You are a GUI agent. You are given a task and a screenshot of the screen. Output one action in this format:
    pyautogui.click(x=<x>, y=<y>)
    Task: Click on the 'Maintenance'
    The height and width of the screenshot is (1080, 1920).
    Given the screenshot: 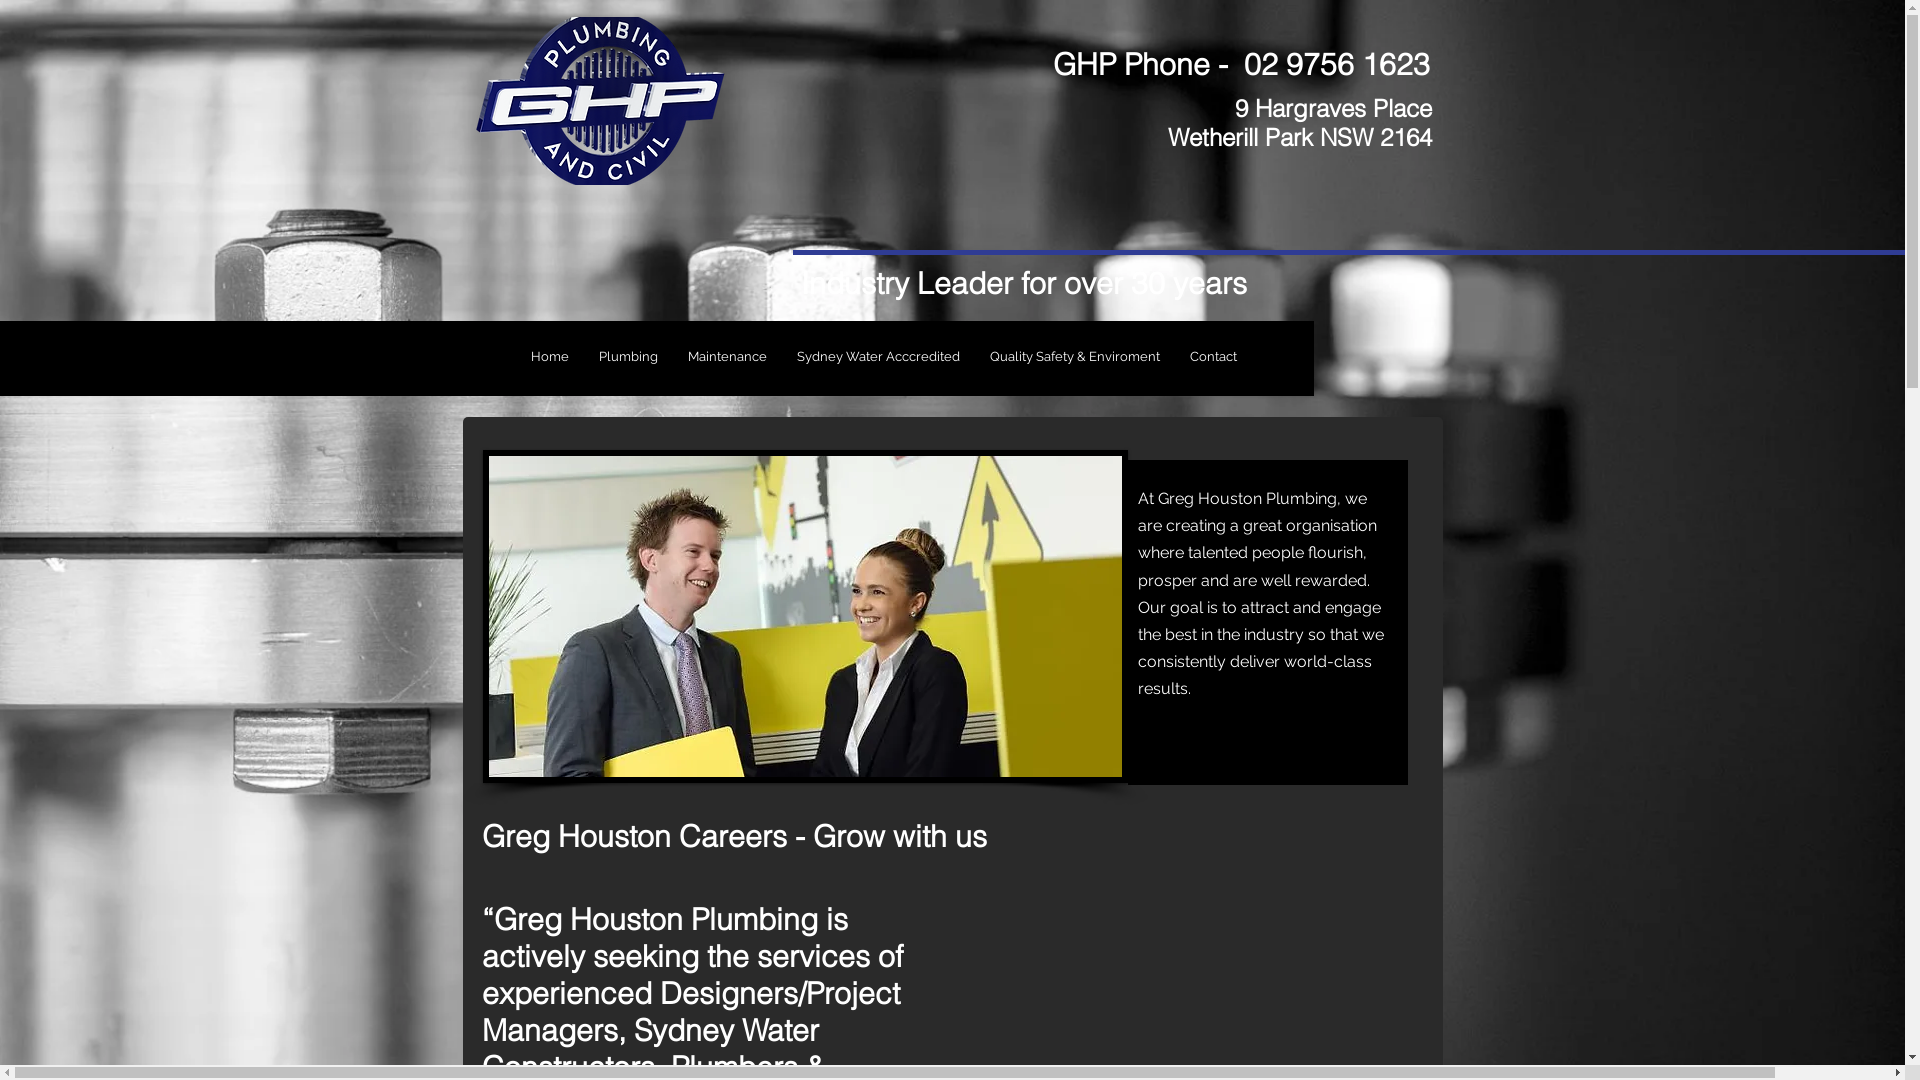 What is the action you would take?
    pyautogui.click(x=672, y=356)
    